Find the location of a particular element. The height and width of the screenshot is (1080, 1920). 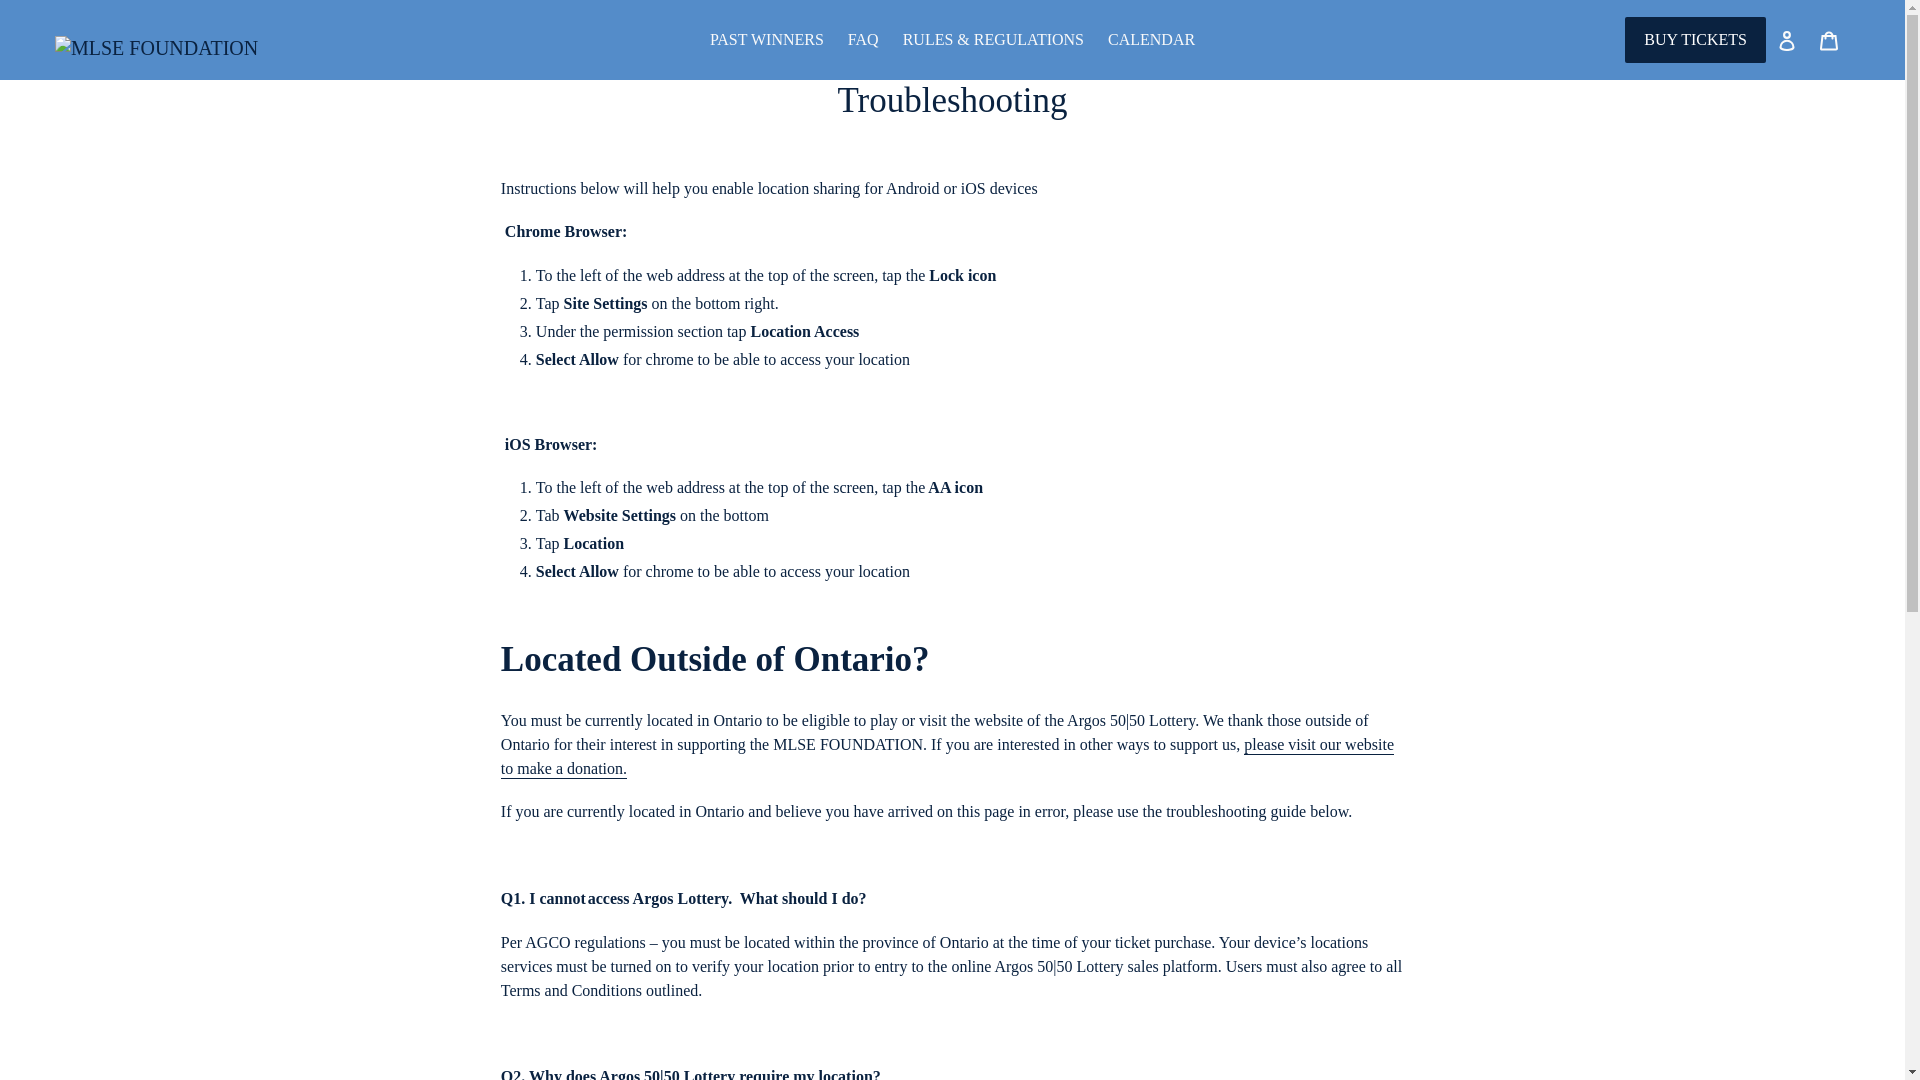

'Log in' is located at coordinates (1786, 39).